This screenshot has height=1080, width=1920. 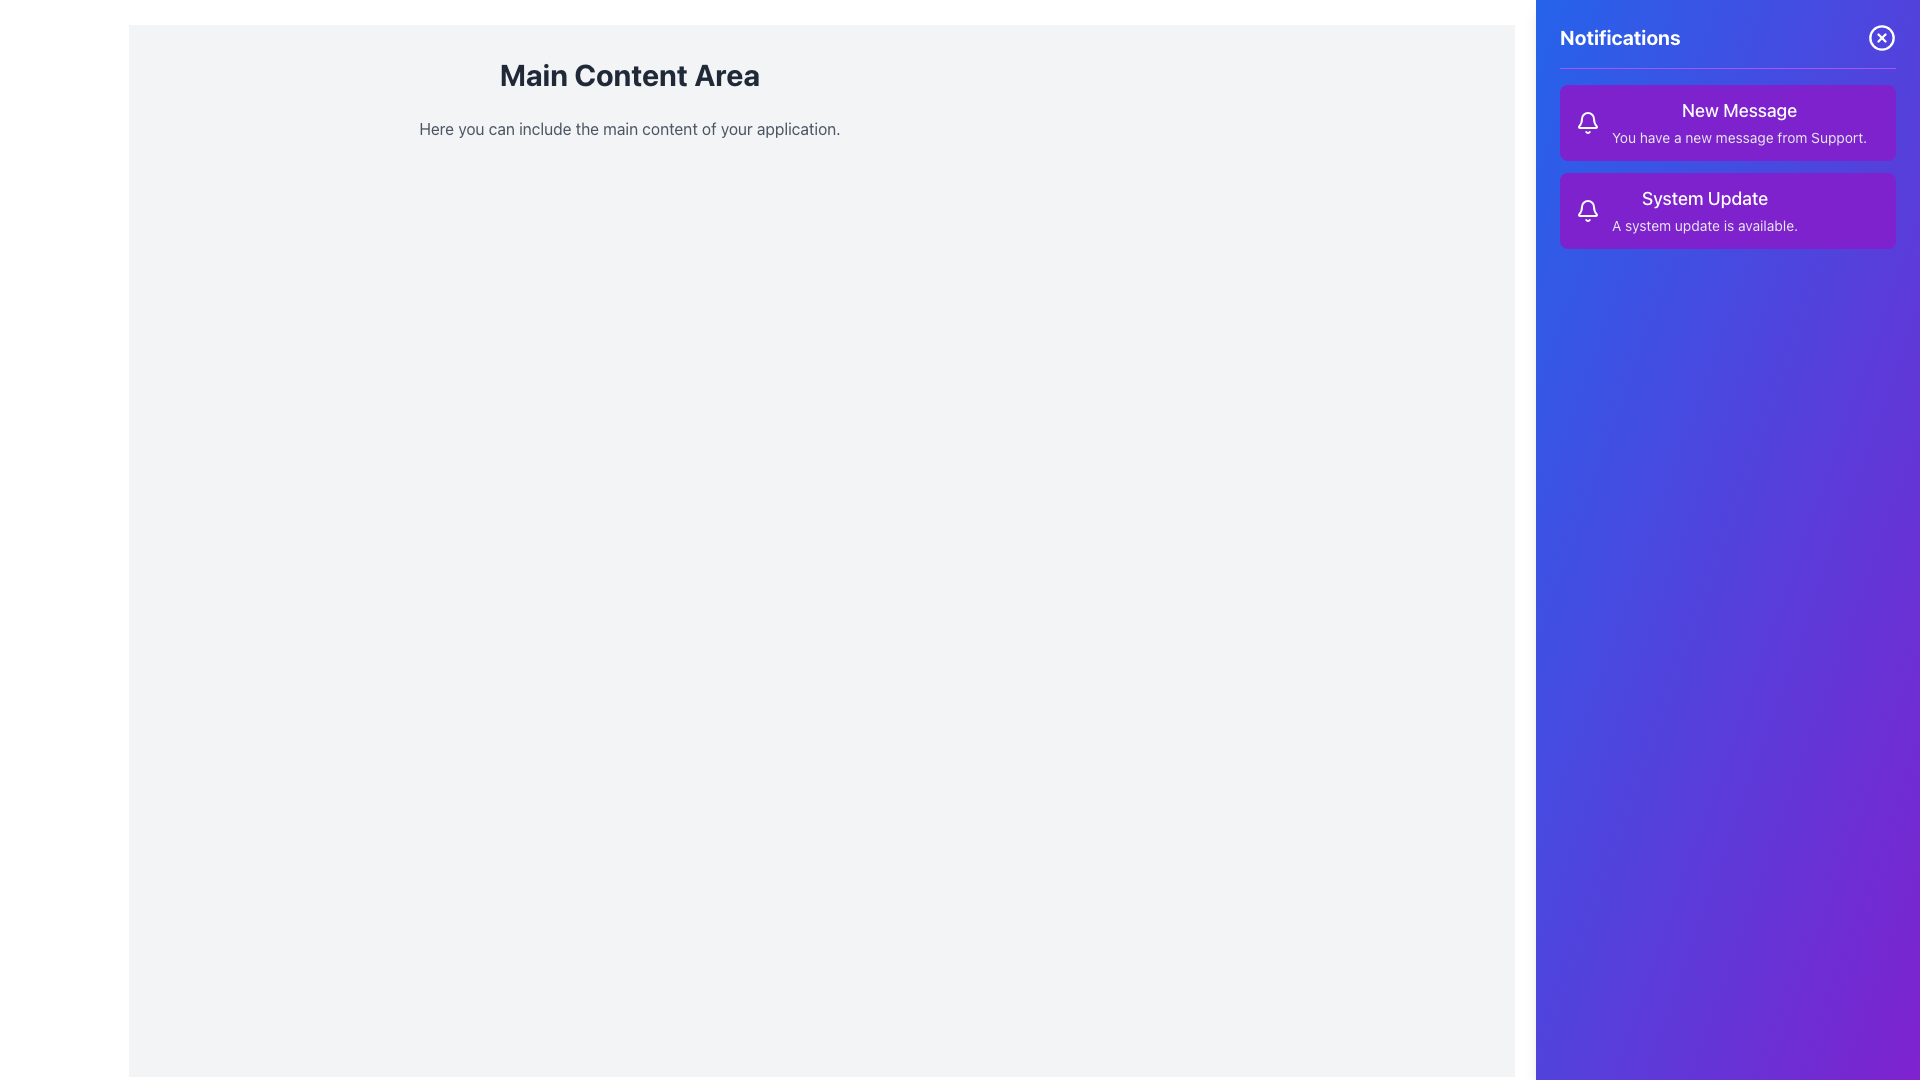 I want to click on static text notification message that states 'You have a new message from Support.' It is styled in a smaller font size and light gray color, located within a purple notification card beneath the heading 'New Message.', so click(x=1738, y=136).